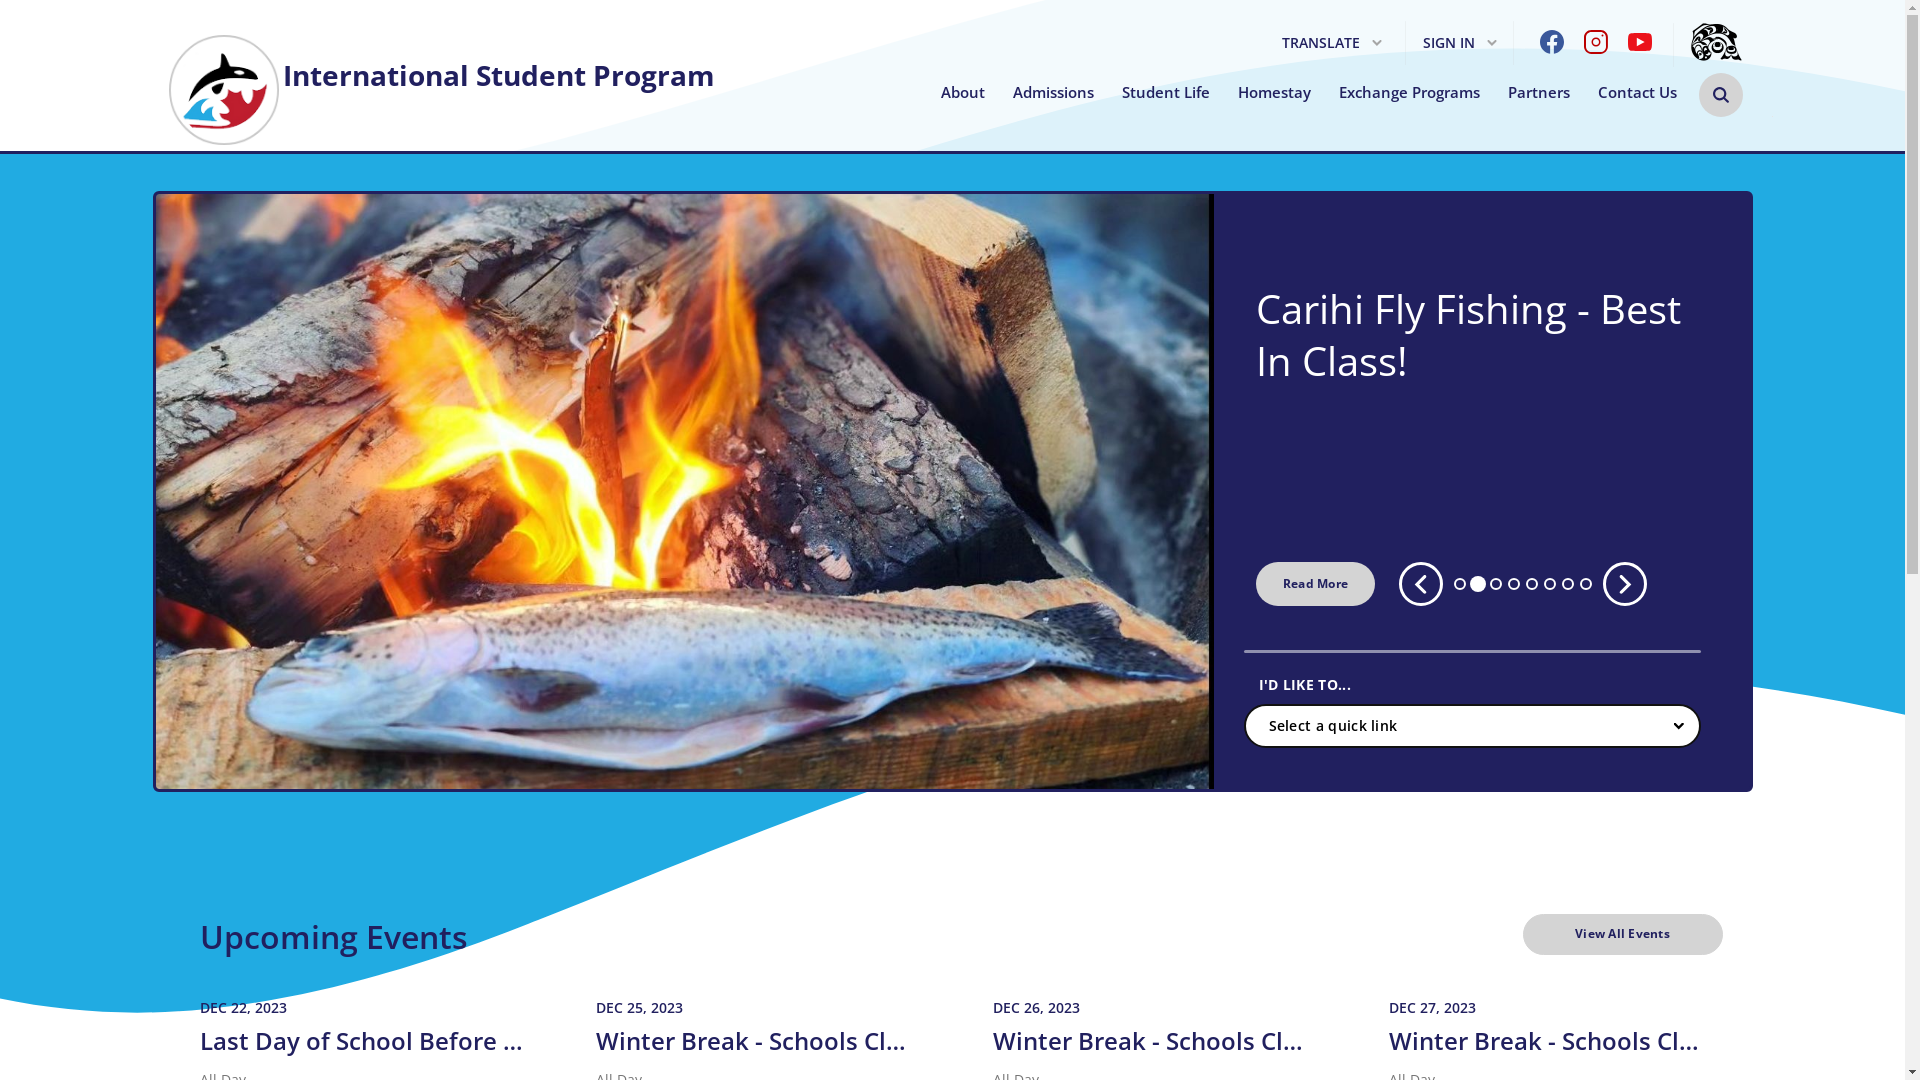  I want to click on 'Read More', so click(1315, 583).